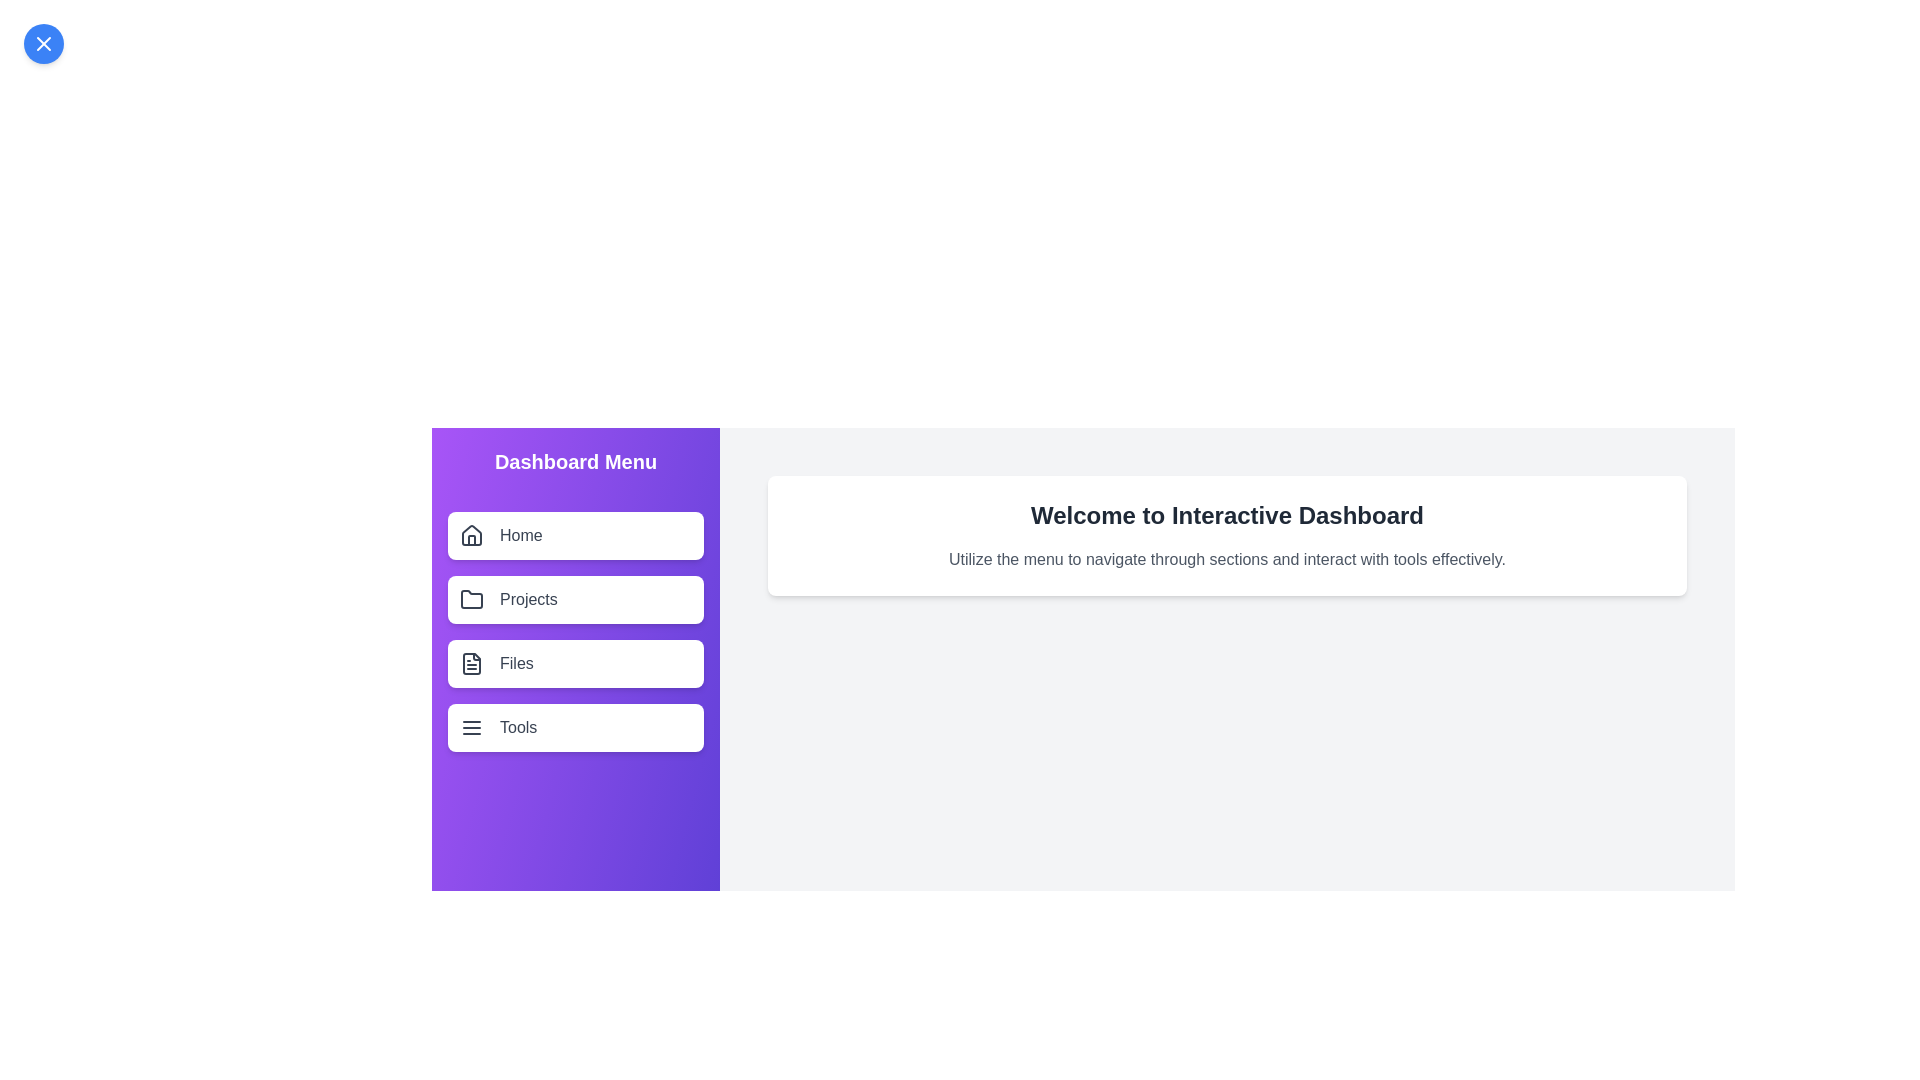 Image resolution: width=1920 pixels, height=1080 pixels. Describe the element at coordinates (575, 599) in the screenshot. I see `the menu item labeled 'Projects' to observe visual feedback` at that location.